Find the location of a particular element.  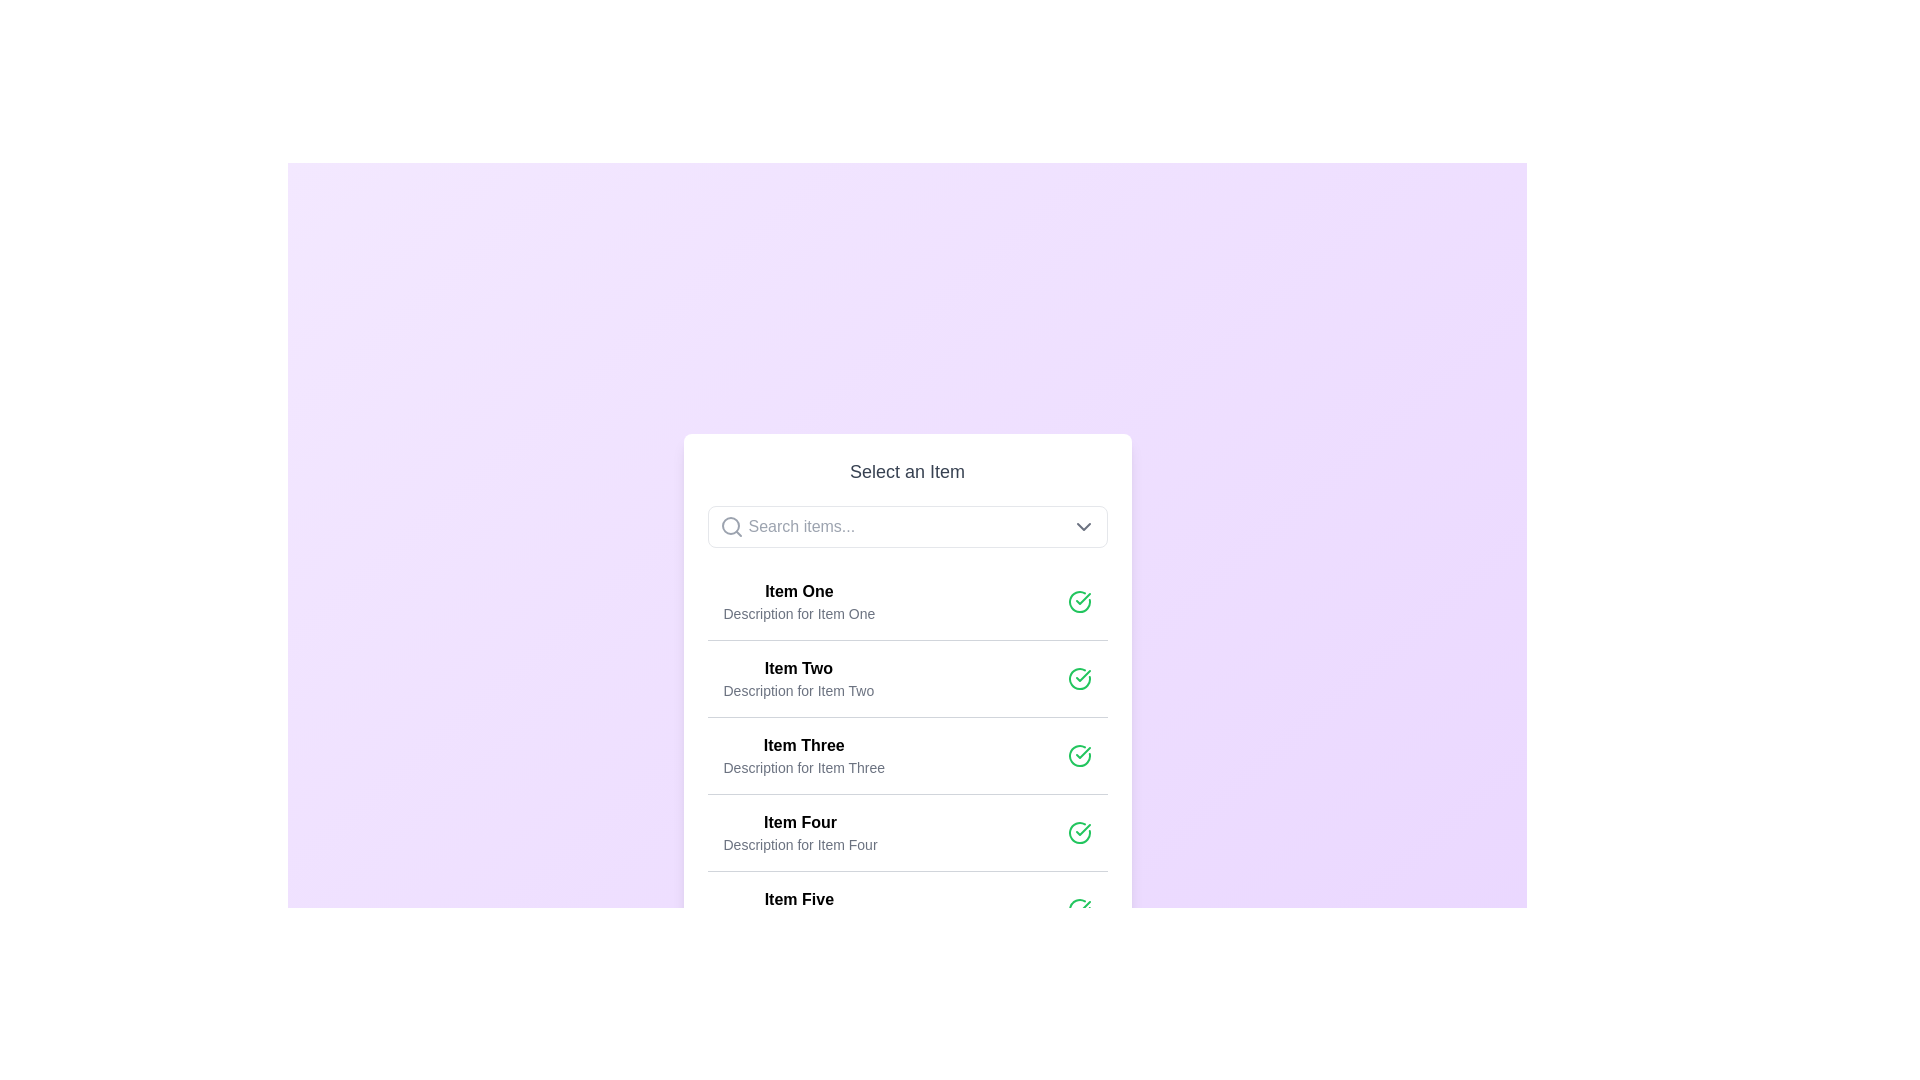

the confirmation icon located near the right side of the third list item labeled 'Item Three', indicating its active or completed status is located at coordinates (1078, 756).